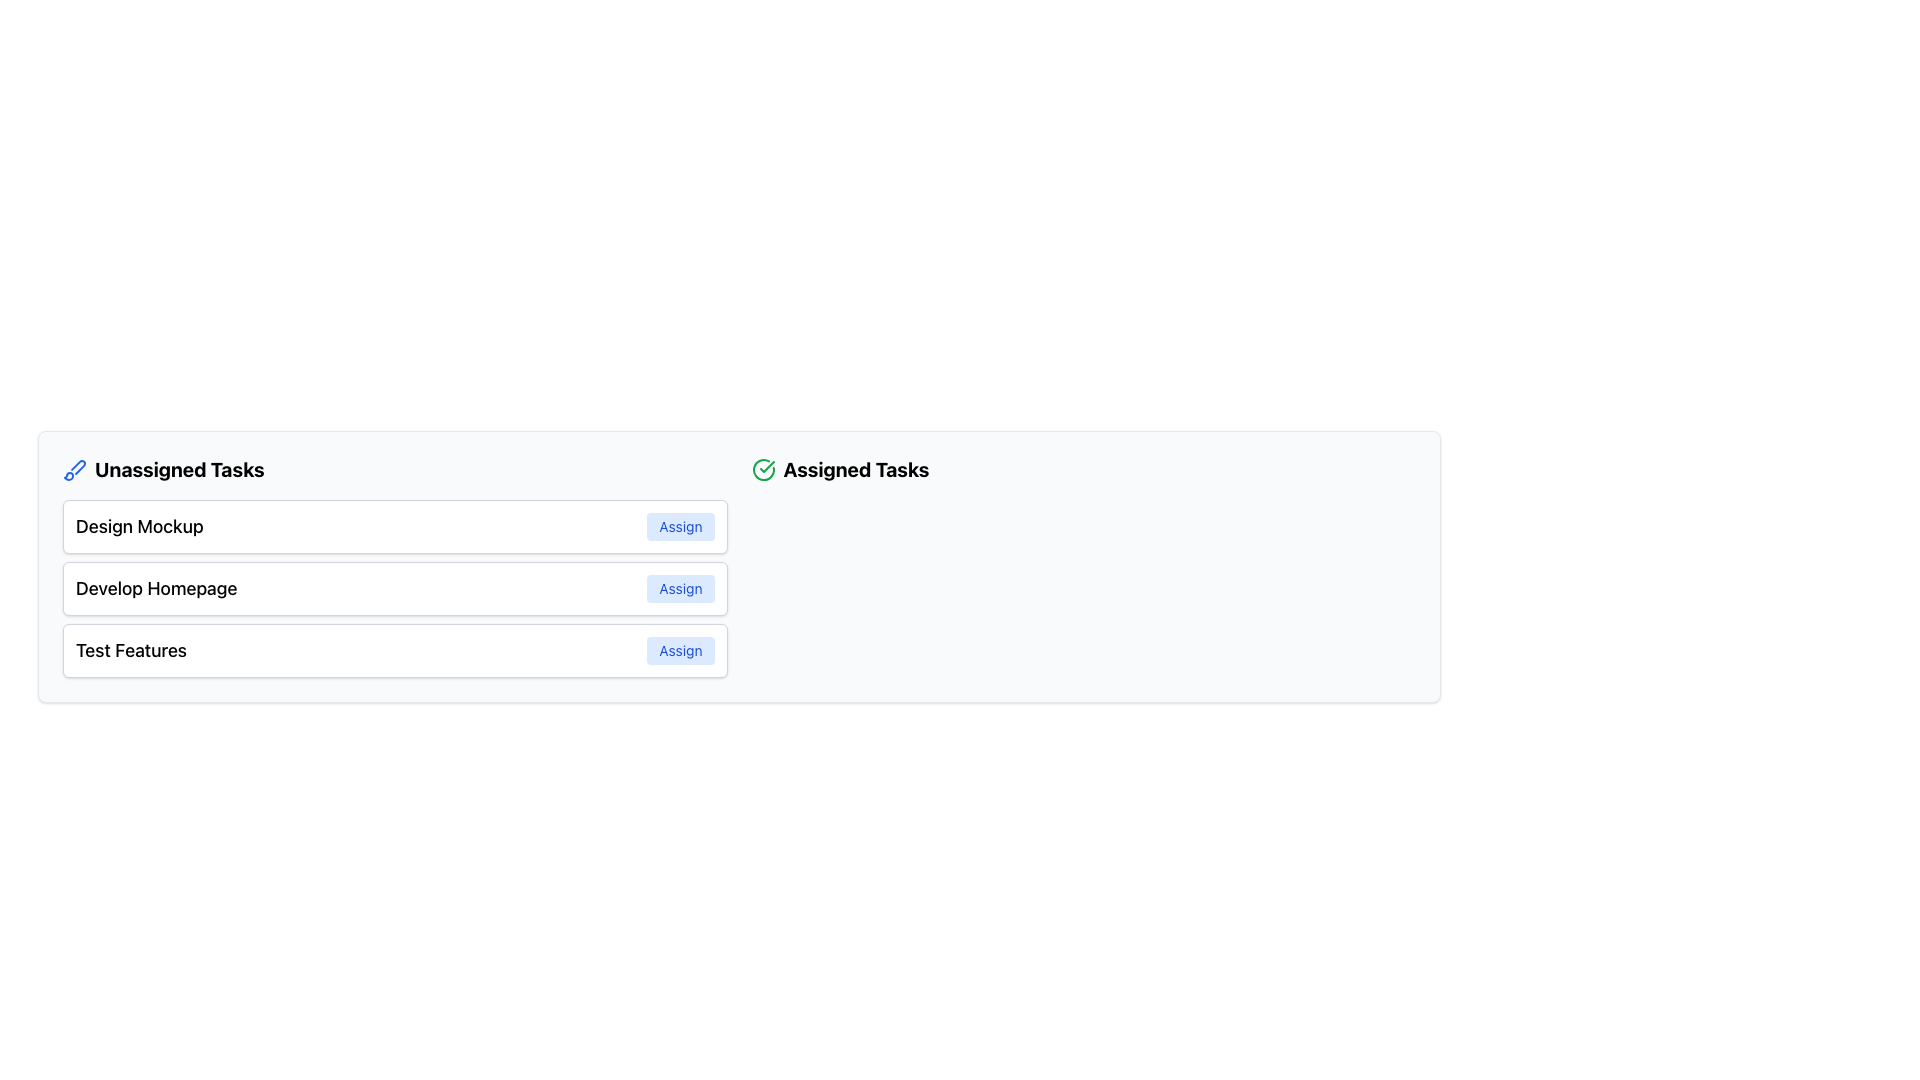 Image resolution: width=1920 pixels, height=1080 pixels. Describe the element at coordinates (762, 470) in the screenshot. I see `the status icon in the 'Assigned Tasks' section, which is located at the top right of the interface and precedes the text 'Assigned Tasks'` at that location.